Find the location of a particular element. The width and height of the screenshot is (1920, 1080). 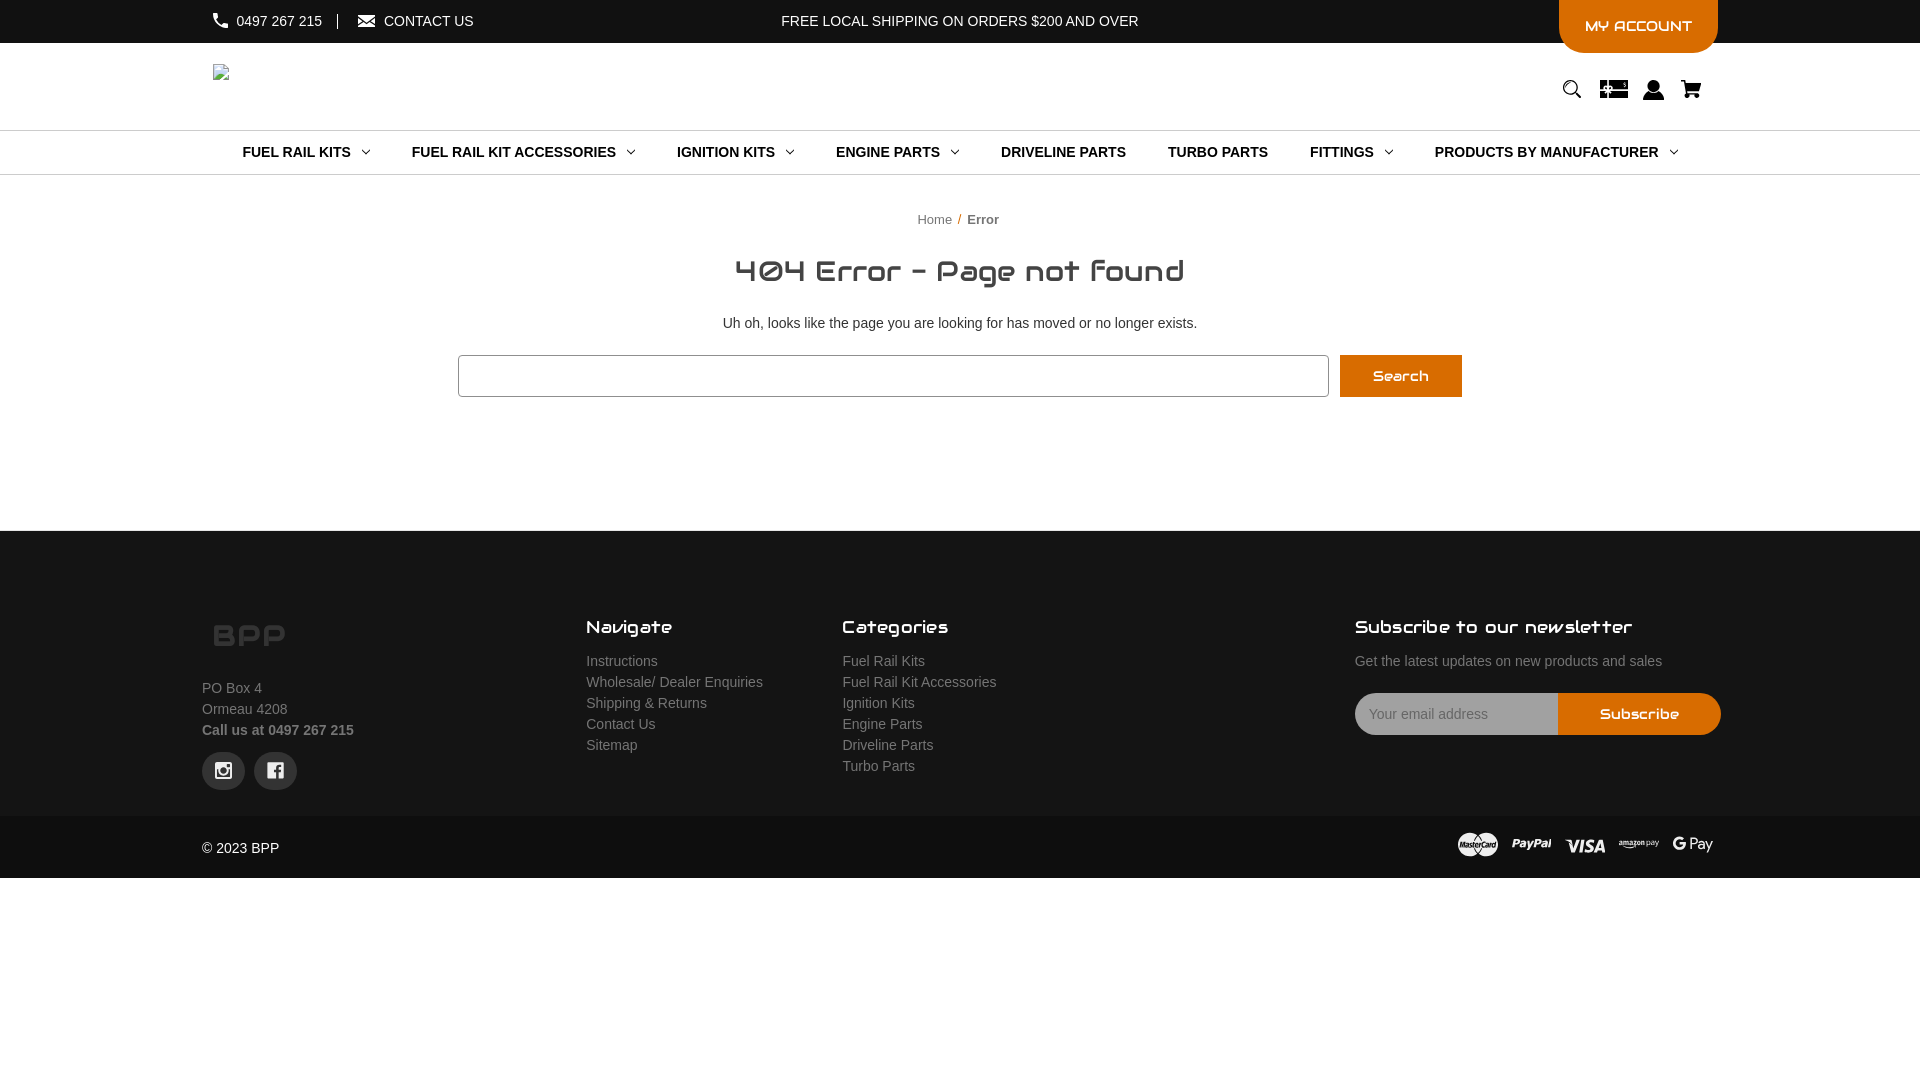

'Facebook' is located at coordinates (274, 770).